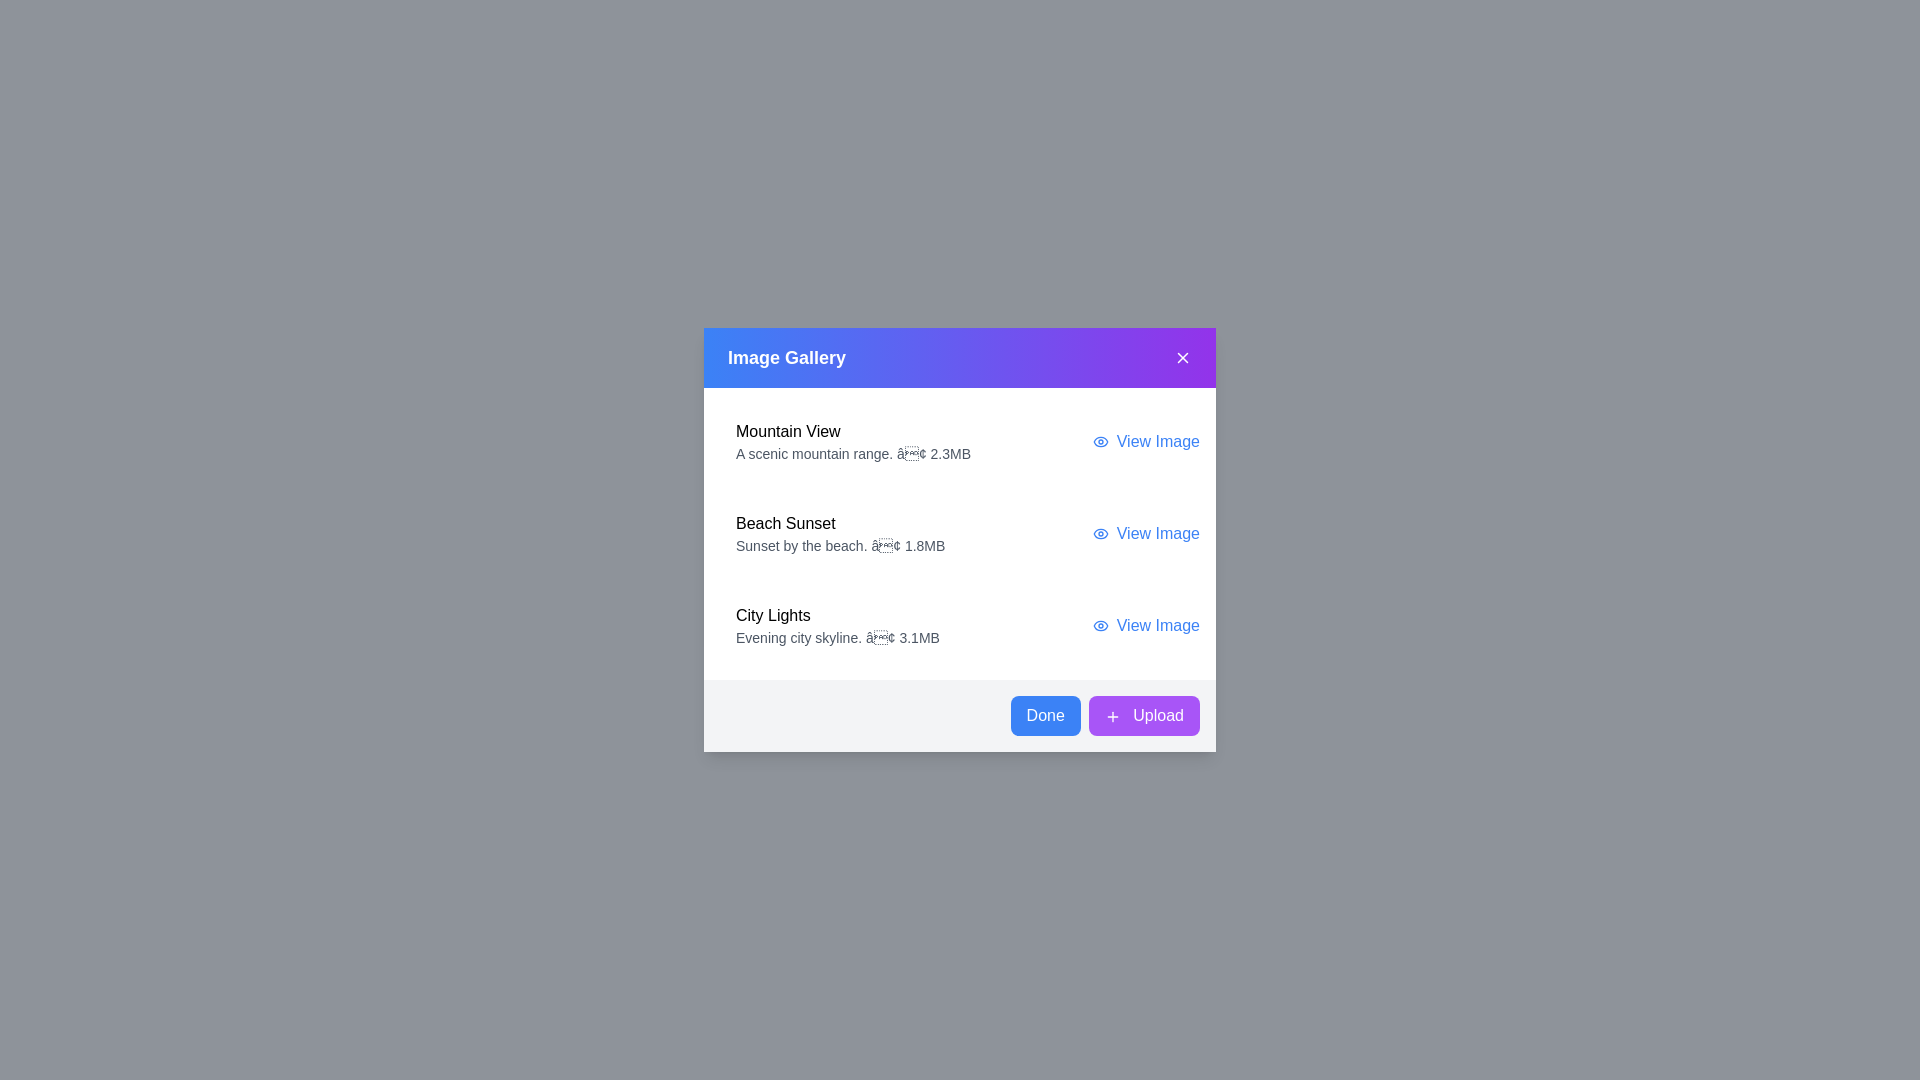  What do you see at coordinates (1146, 441) in the screenshot?
I see `the 'View Image' link for the image titled 'Mountain View'` at bounding box center [1146, 441].